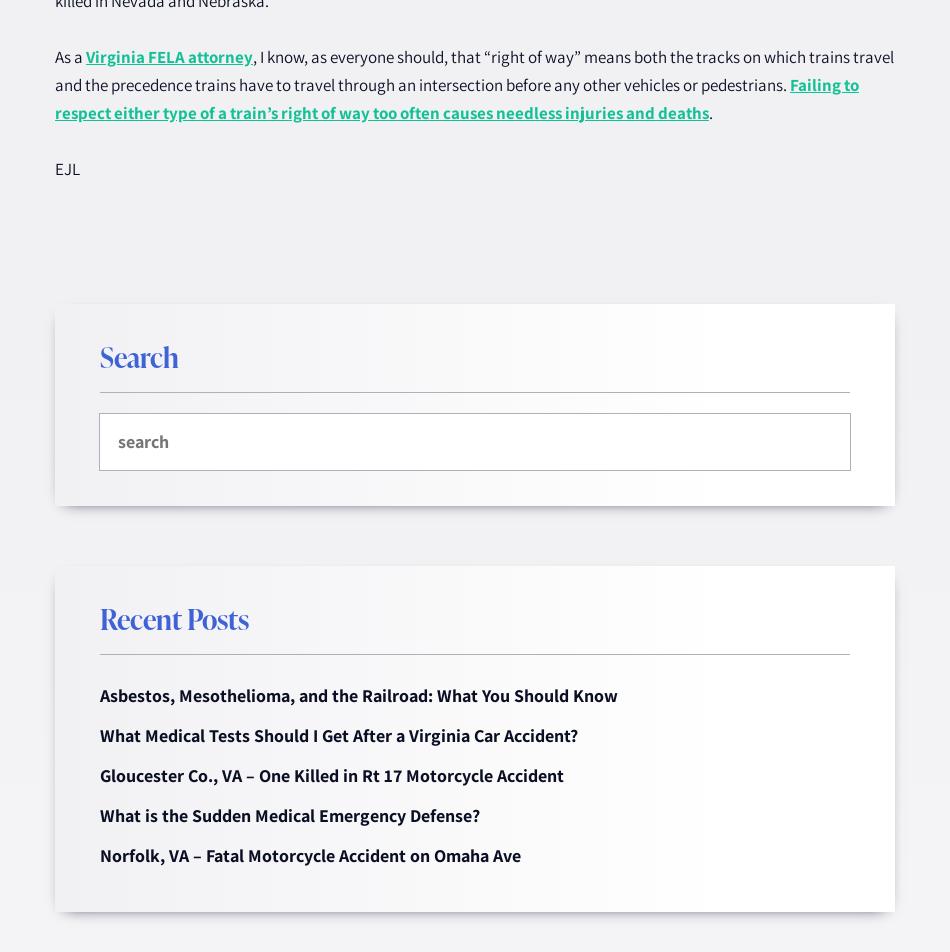 This screenshot has width=950, height=952. I want to click on 'What is the Sudden Medical Emergency Defense?', so click(289, 814).